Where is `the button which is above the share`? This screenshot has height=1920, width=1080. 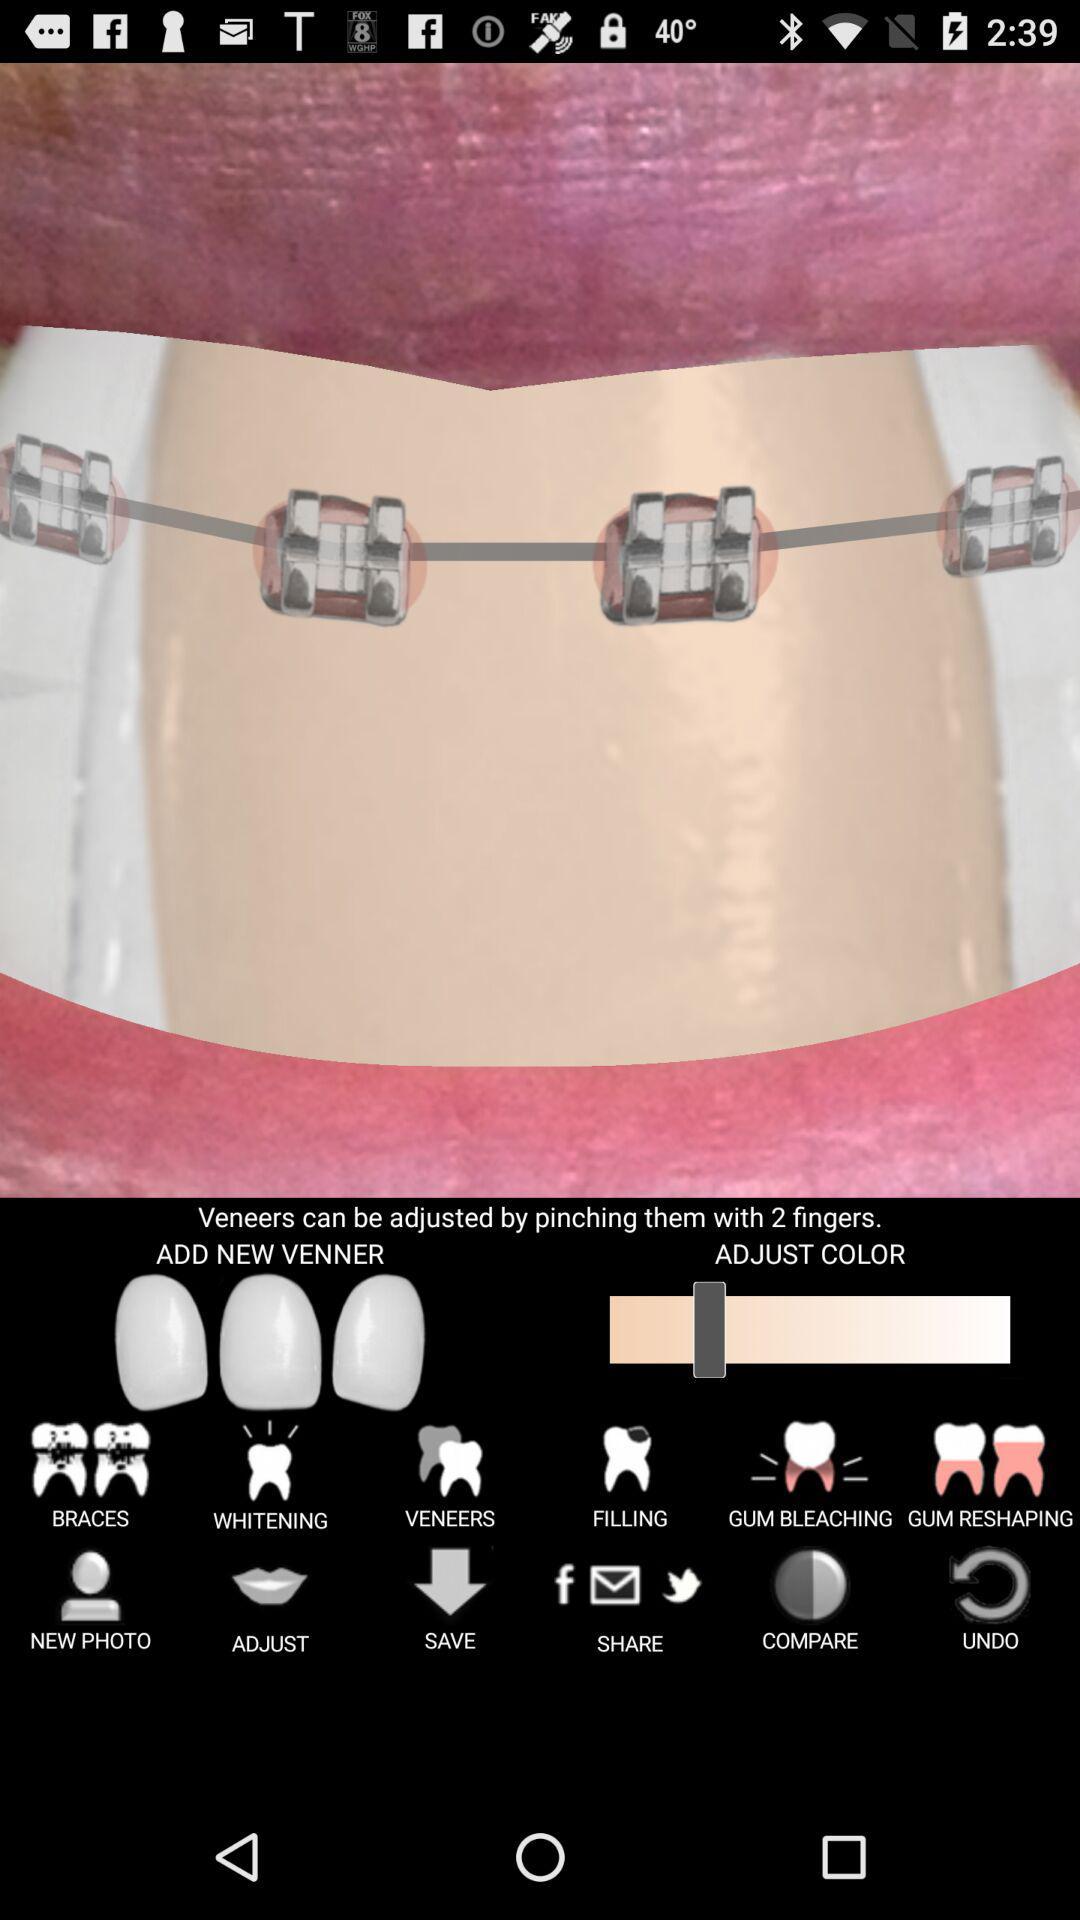
the button which is above the share is located at coordinates (628, 1474).